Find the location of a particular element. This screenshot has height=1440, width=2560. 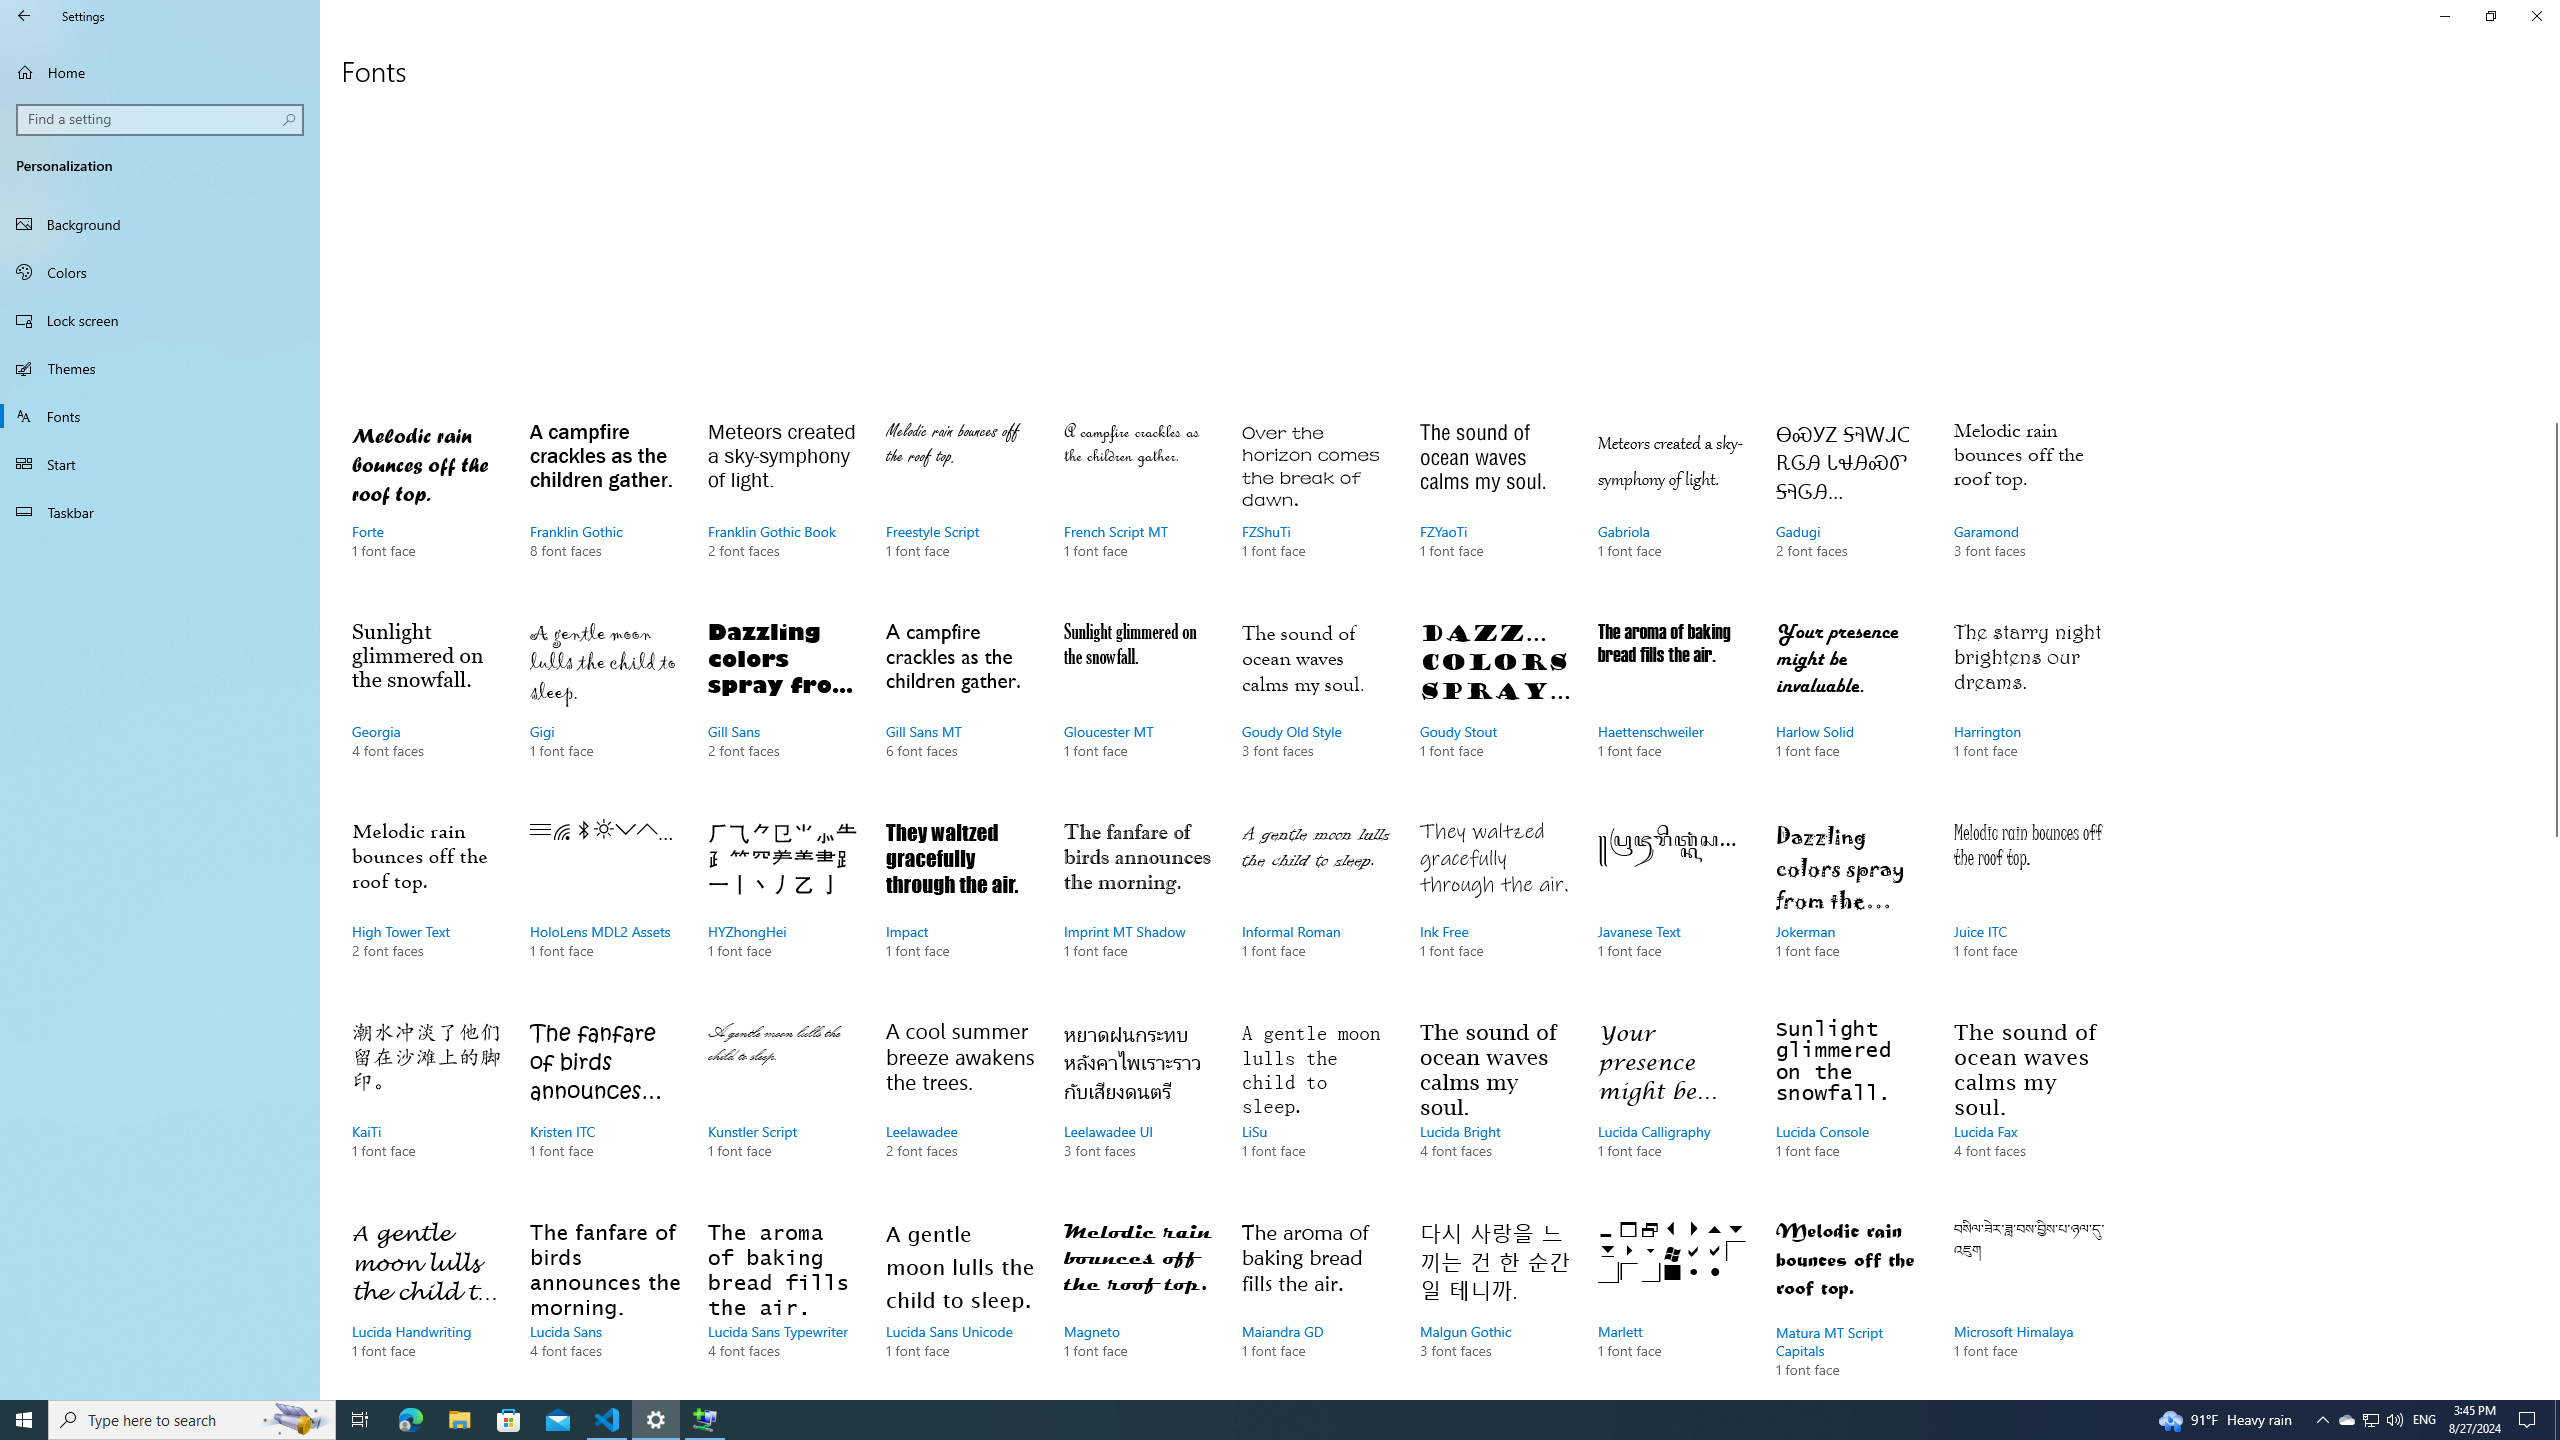

'Close Settings' is located at coordinates (2535, 15).